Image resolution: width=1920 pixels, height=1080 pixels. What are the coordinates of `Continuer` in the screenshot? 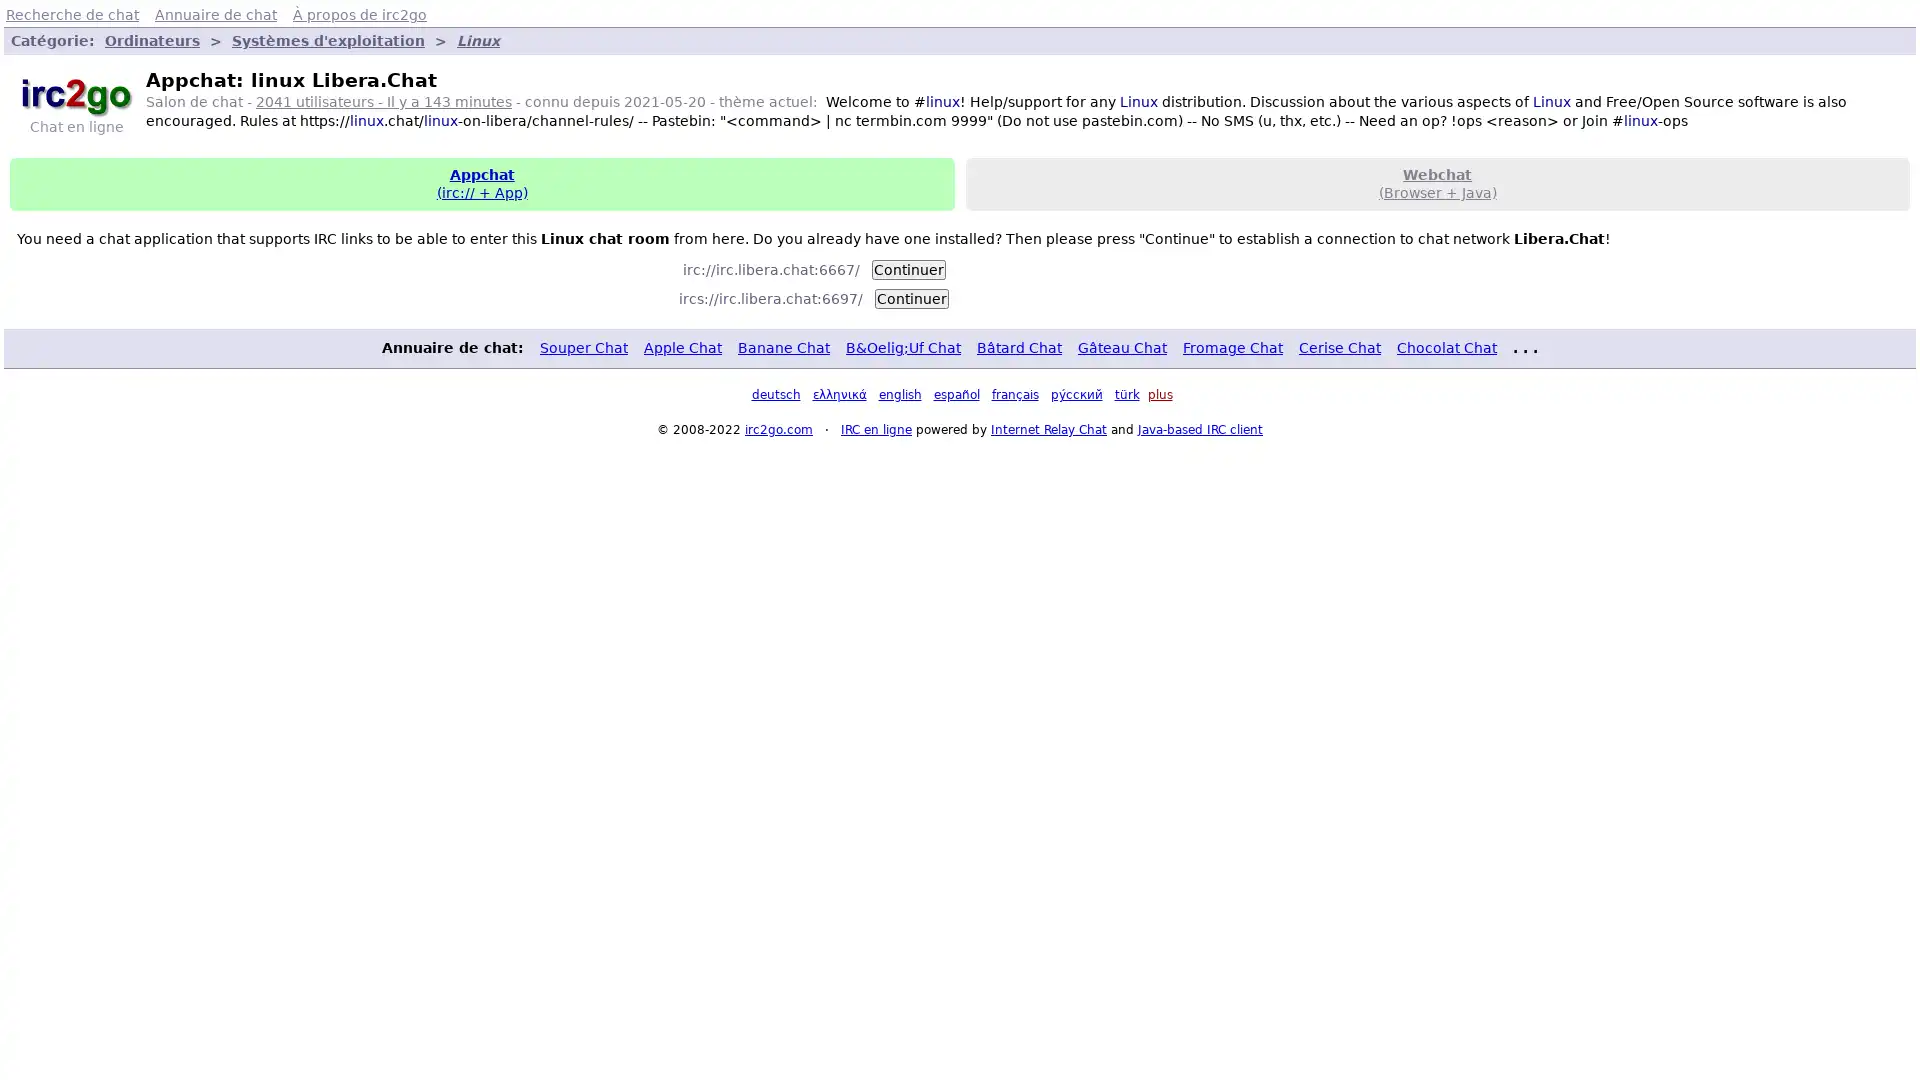 It's located at (906, 268).